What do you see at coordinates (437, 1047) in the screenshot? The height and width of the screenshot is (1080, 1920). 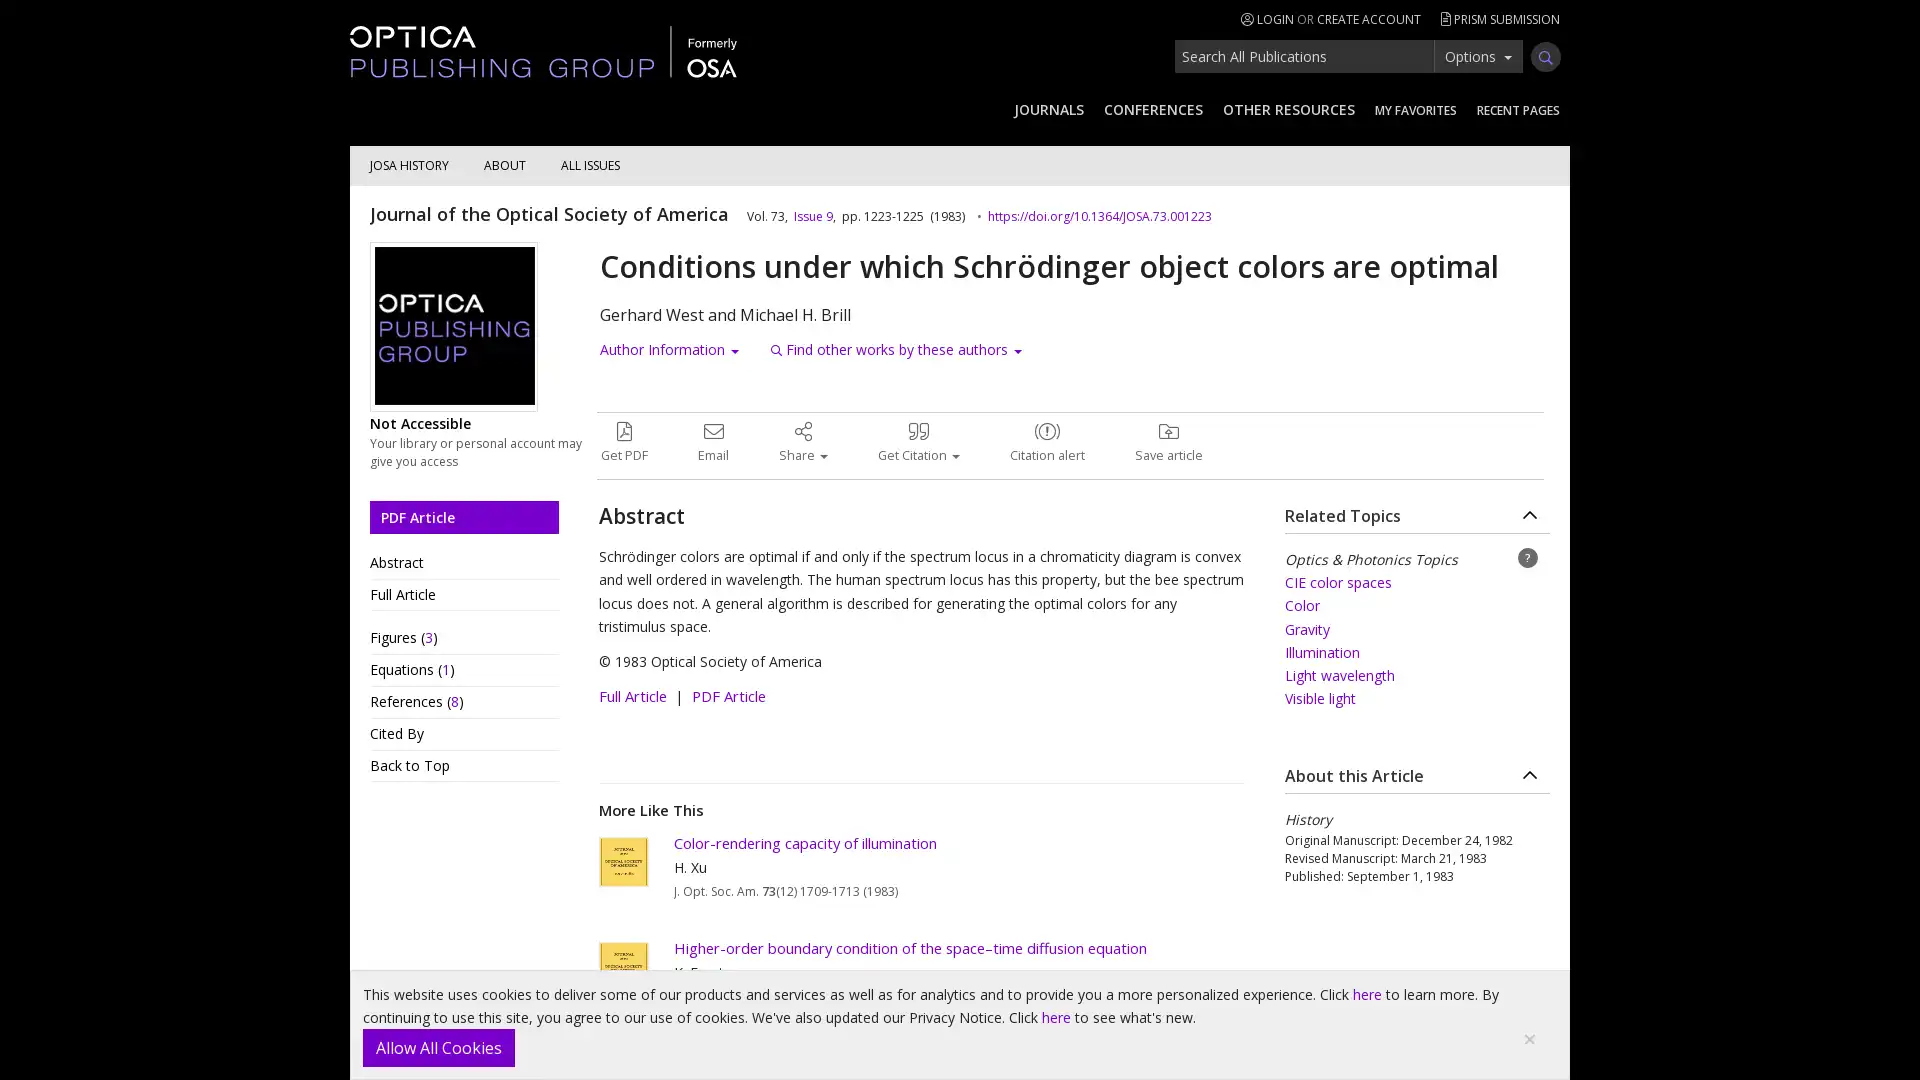 I see `close` at bounding box center [437, 1047].